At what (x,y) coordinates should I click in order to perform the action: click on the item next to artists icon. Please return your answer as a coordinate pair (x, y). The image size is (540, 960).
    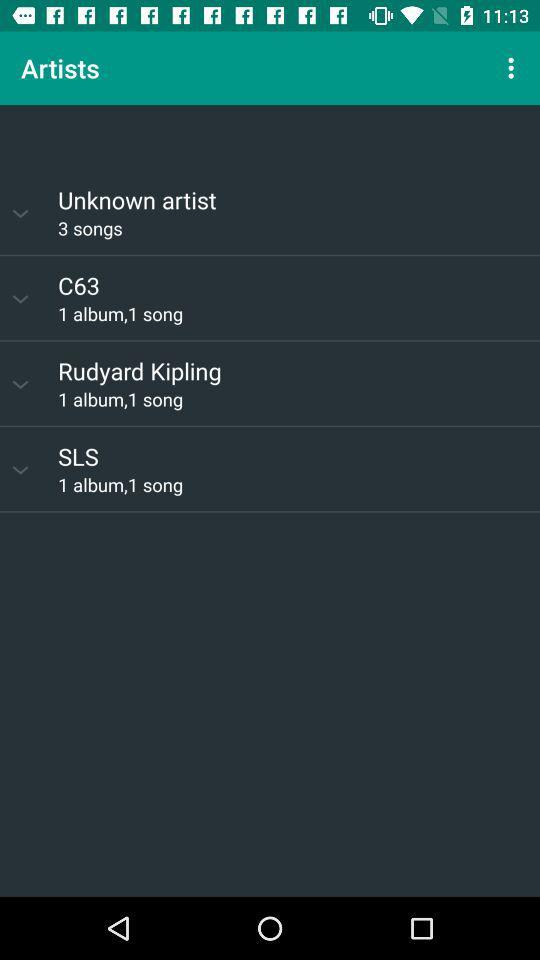
    Looking at the image, I should click on (513, 68).